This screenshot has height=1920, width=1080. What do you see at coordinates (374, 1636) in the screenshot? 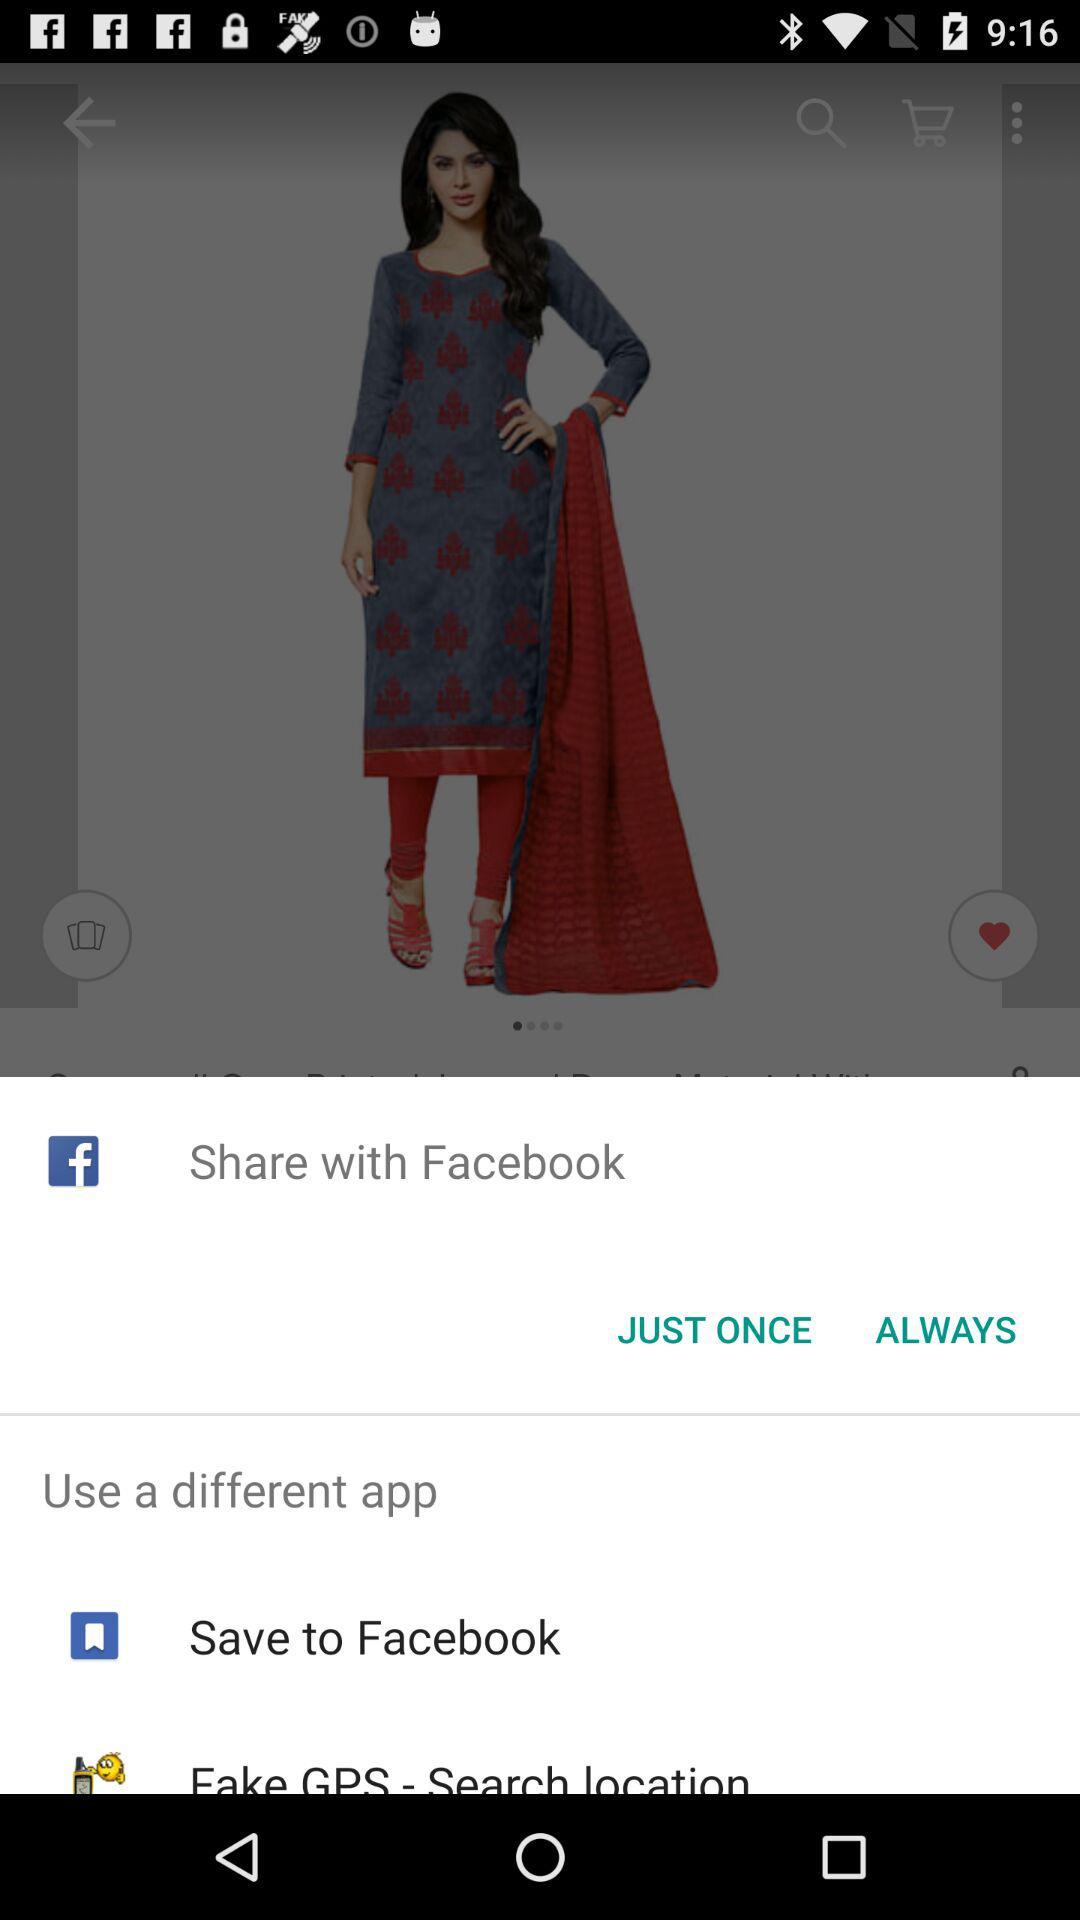
I see `icon below use a different app` at bounding box center [374, 1636].